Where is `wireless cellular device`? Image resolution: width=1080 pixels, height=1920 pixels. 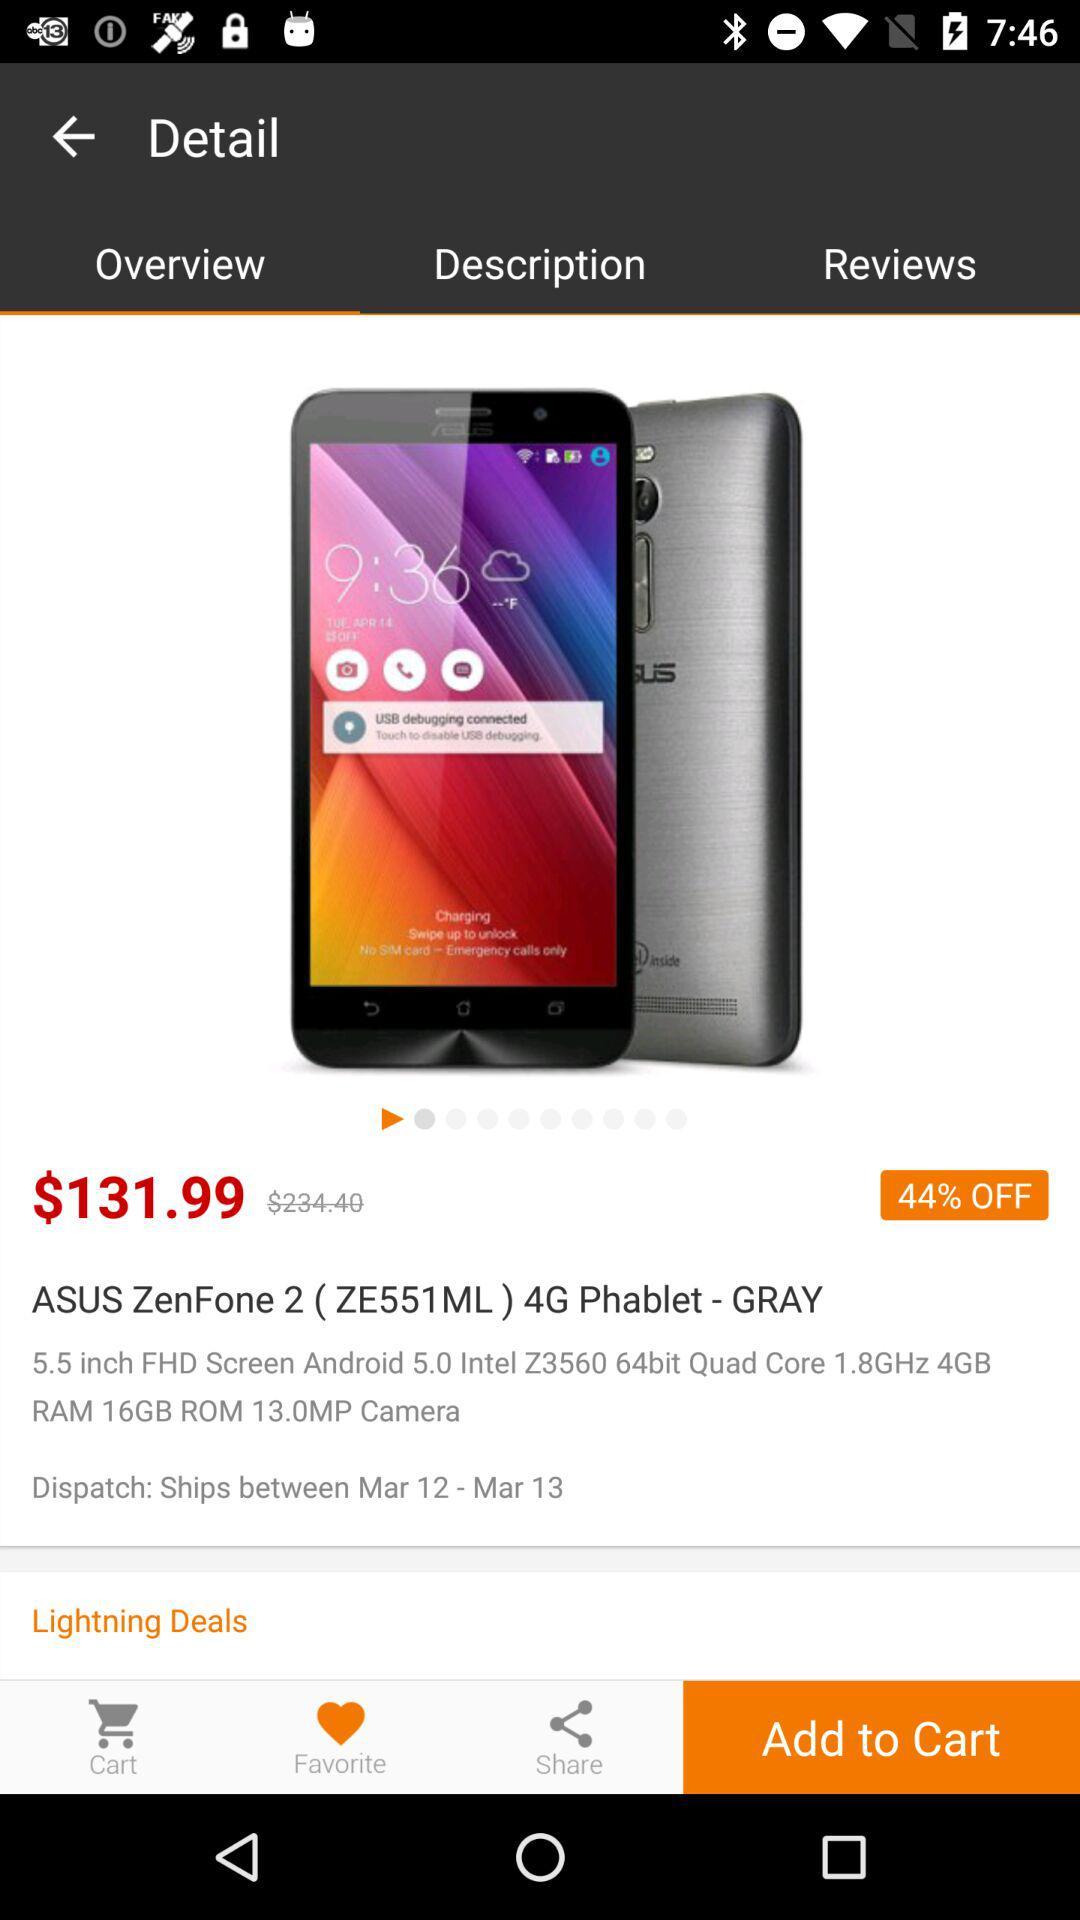 wireless cellular device is located at coordinates (540, 733).